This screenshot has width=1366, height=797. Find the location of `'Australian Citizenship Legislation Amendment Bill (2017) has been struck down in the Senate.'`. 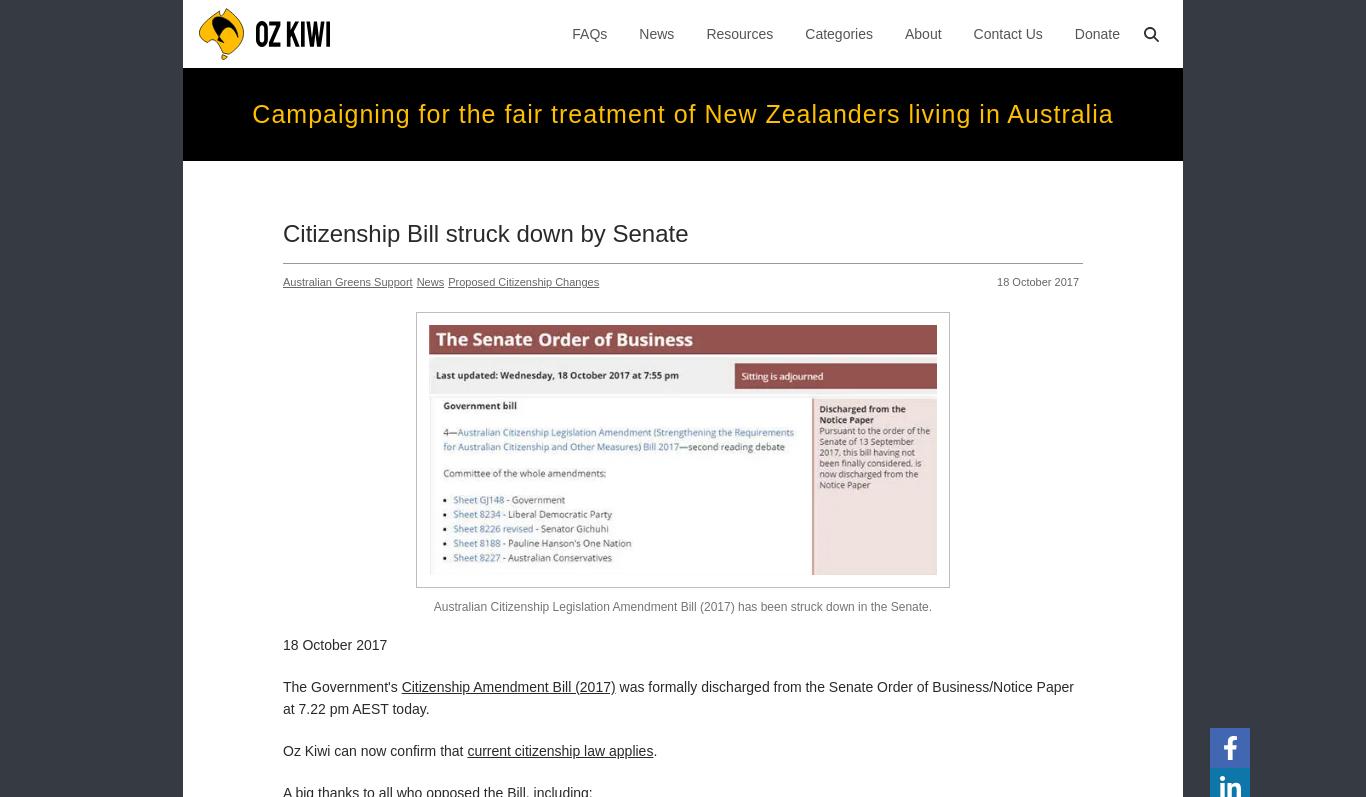

'Australian Citizenship Legislation Amendment Bill (2017) has been struck down in the Senate.' is located at coordinates (681, 606).